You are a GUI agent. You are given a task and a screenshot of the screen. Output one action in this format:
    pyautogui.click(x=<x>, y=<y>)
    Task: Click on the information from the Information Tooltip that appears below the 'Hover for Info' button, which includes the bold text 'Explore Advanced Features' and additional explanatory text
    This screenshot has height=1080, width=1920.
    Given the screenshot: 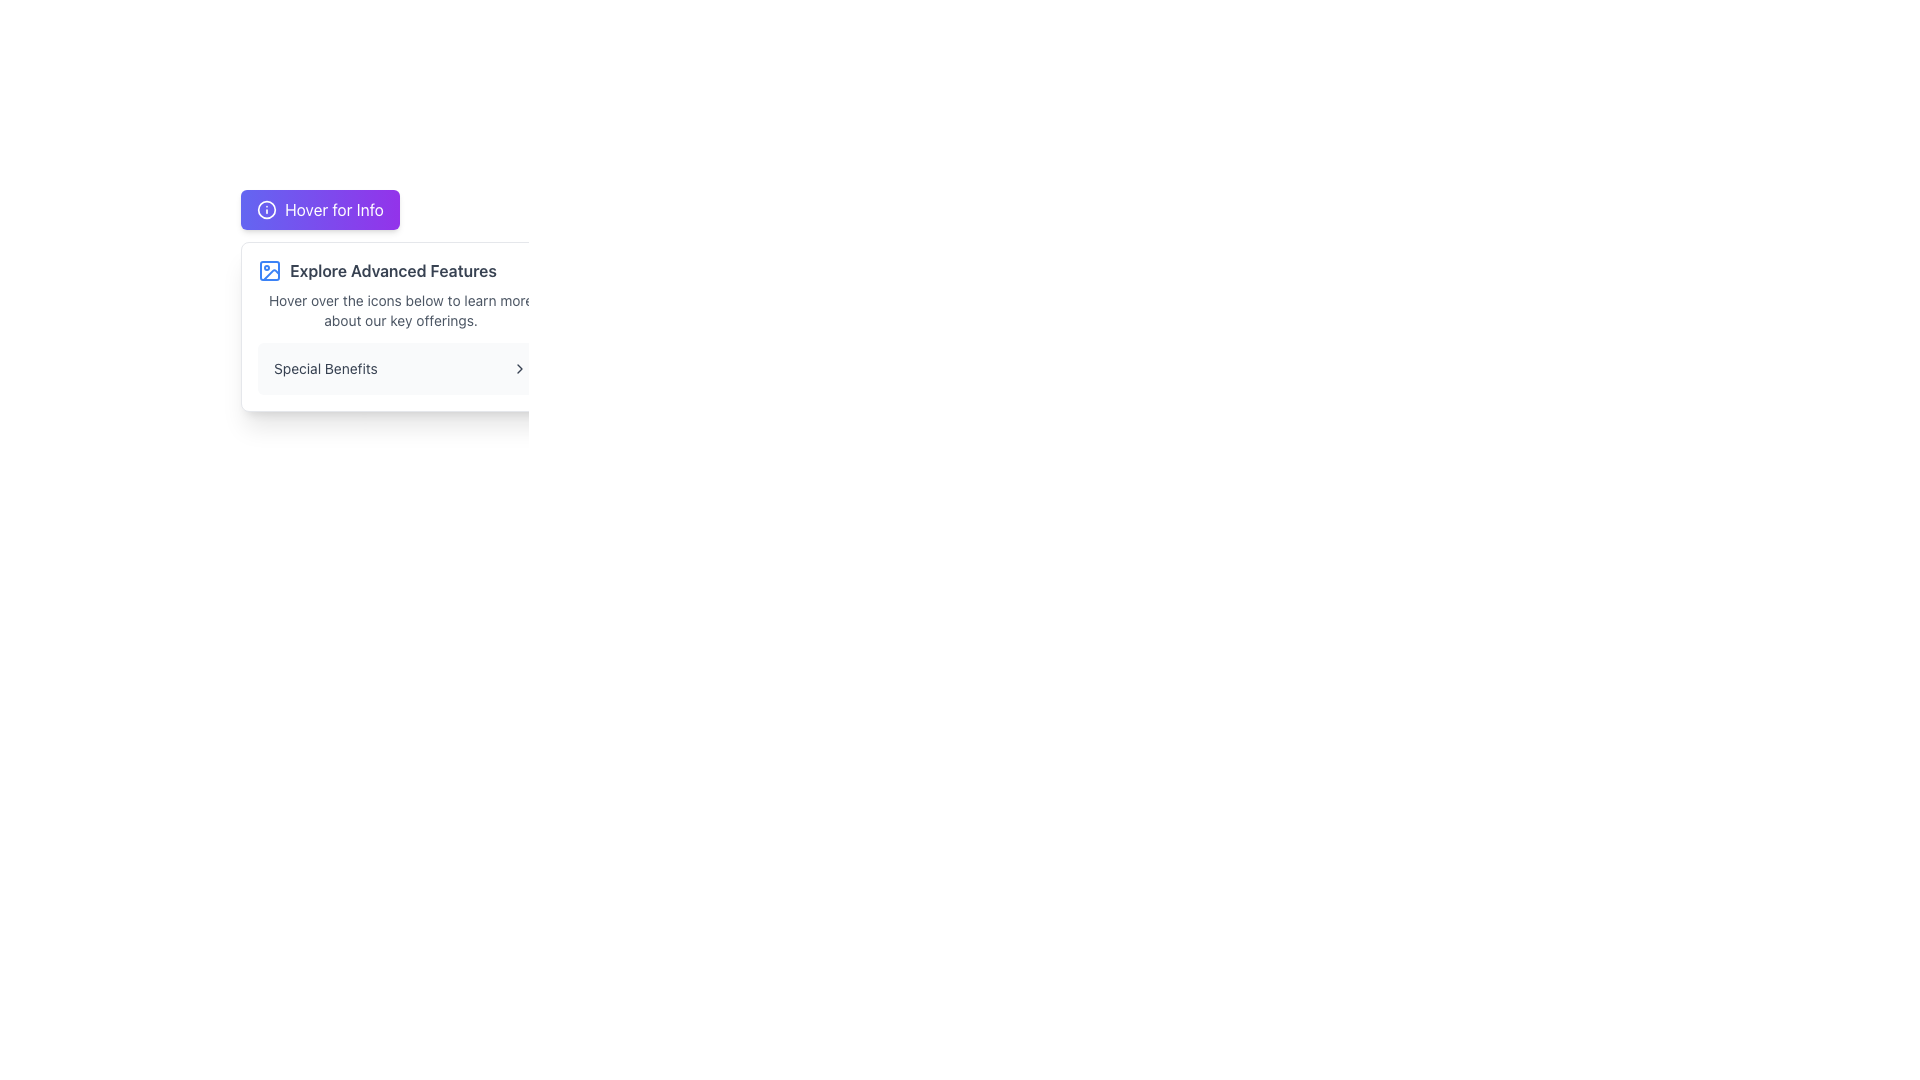 What is the action you would take?
    pyautogui.click(x=400, y=326)
    